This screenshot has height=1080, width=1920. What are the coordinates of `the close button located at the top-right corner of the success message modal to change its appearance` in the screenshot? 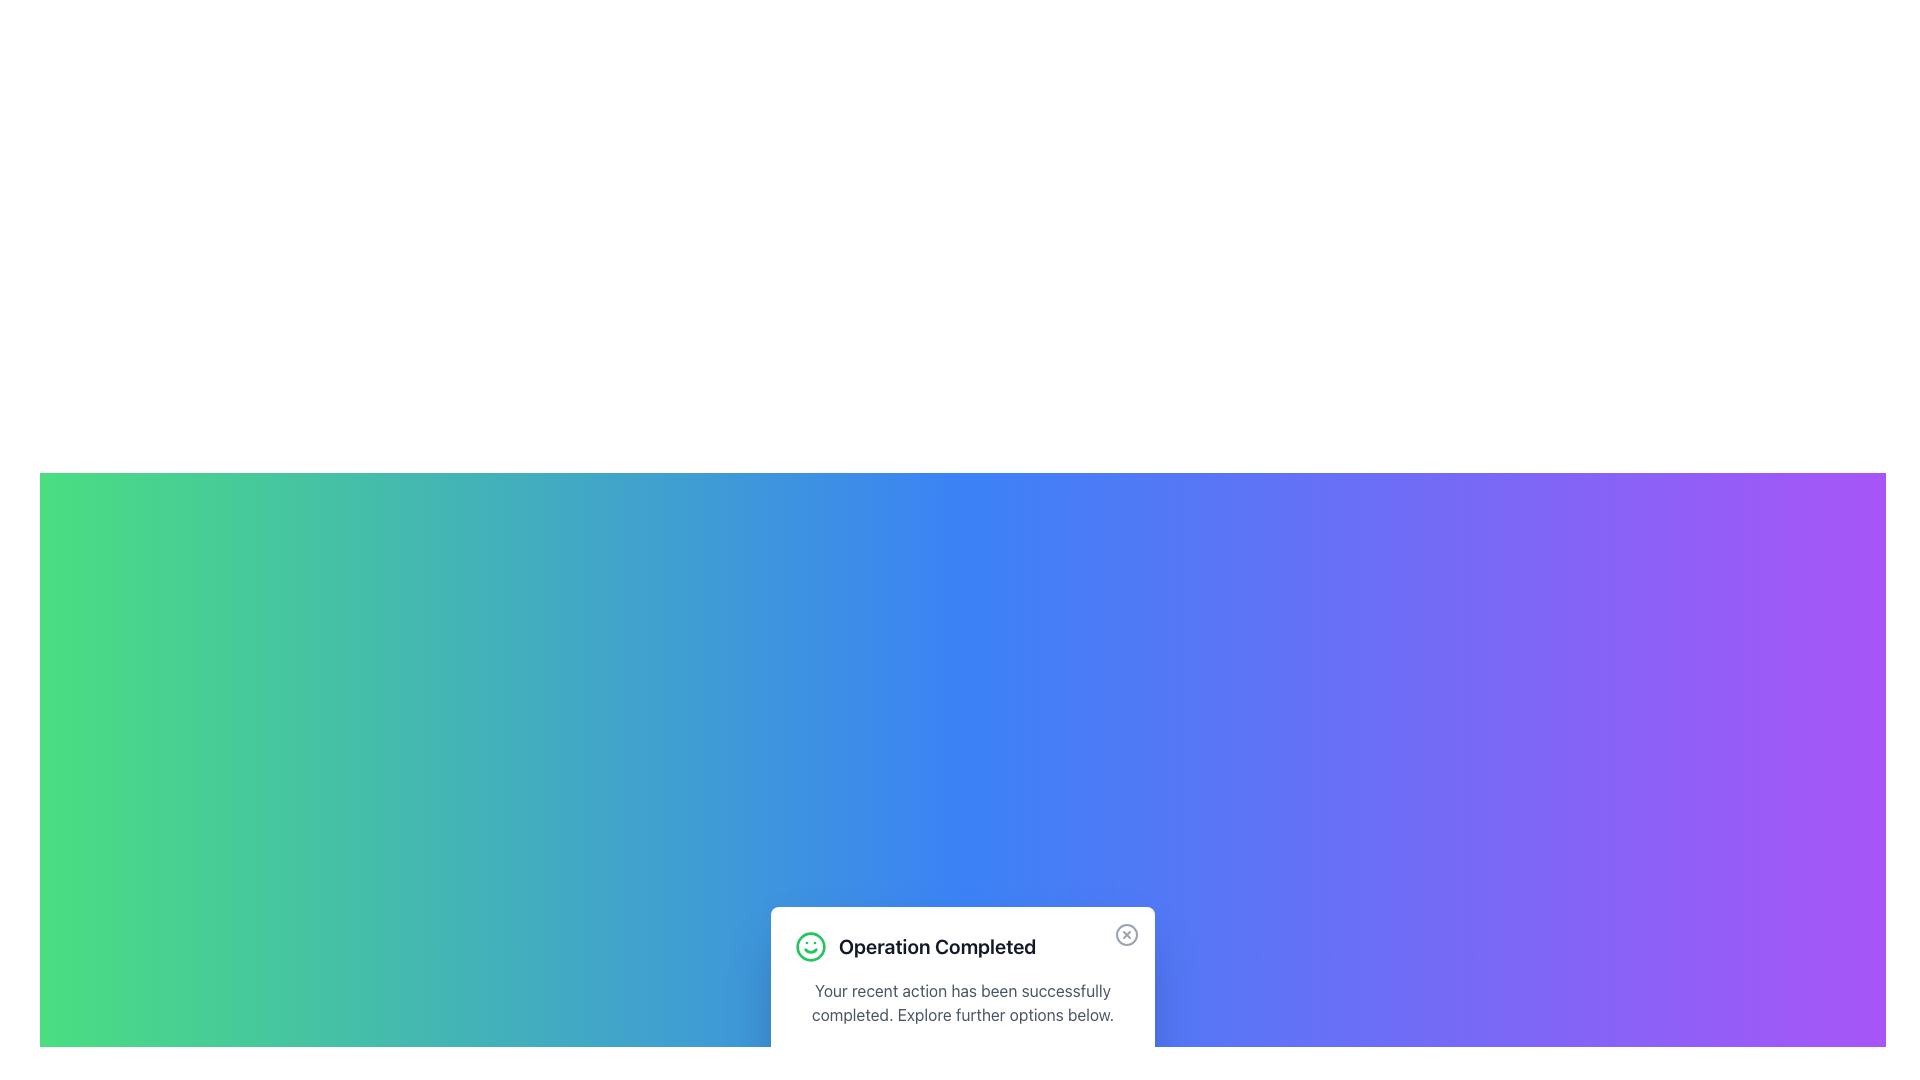 It's located at (1127, 934).